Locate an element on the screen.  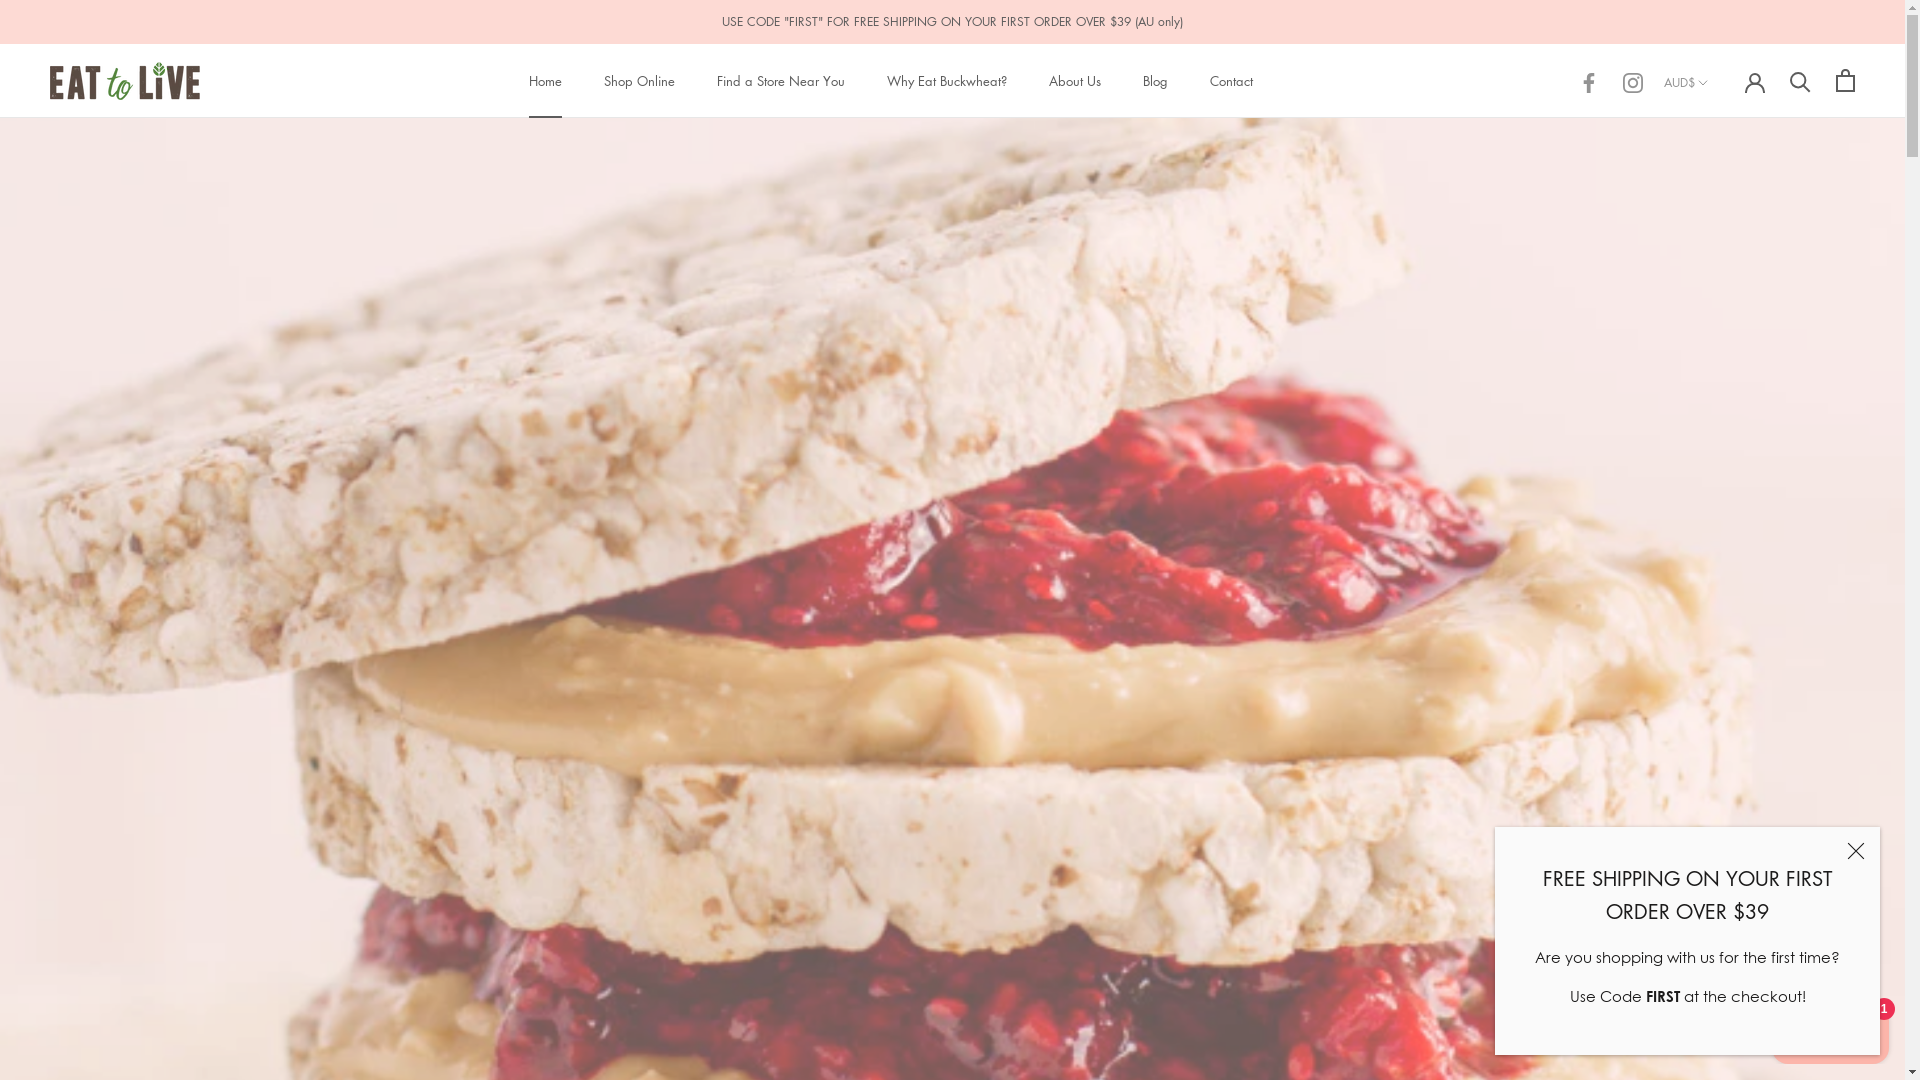
'Contact is located at coordinates (1230, 79).